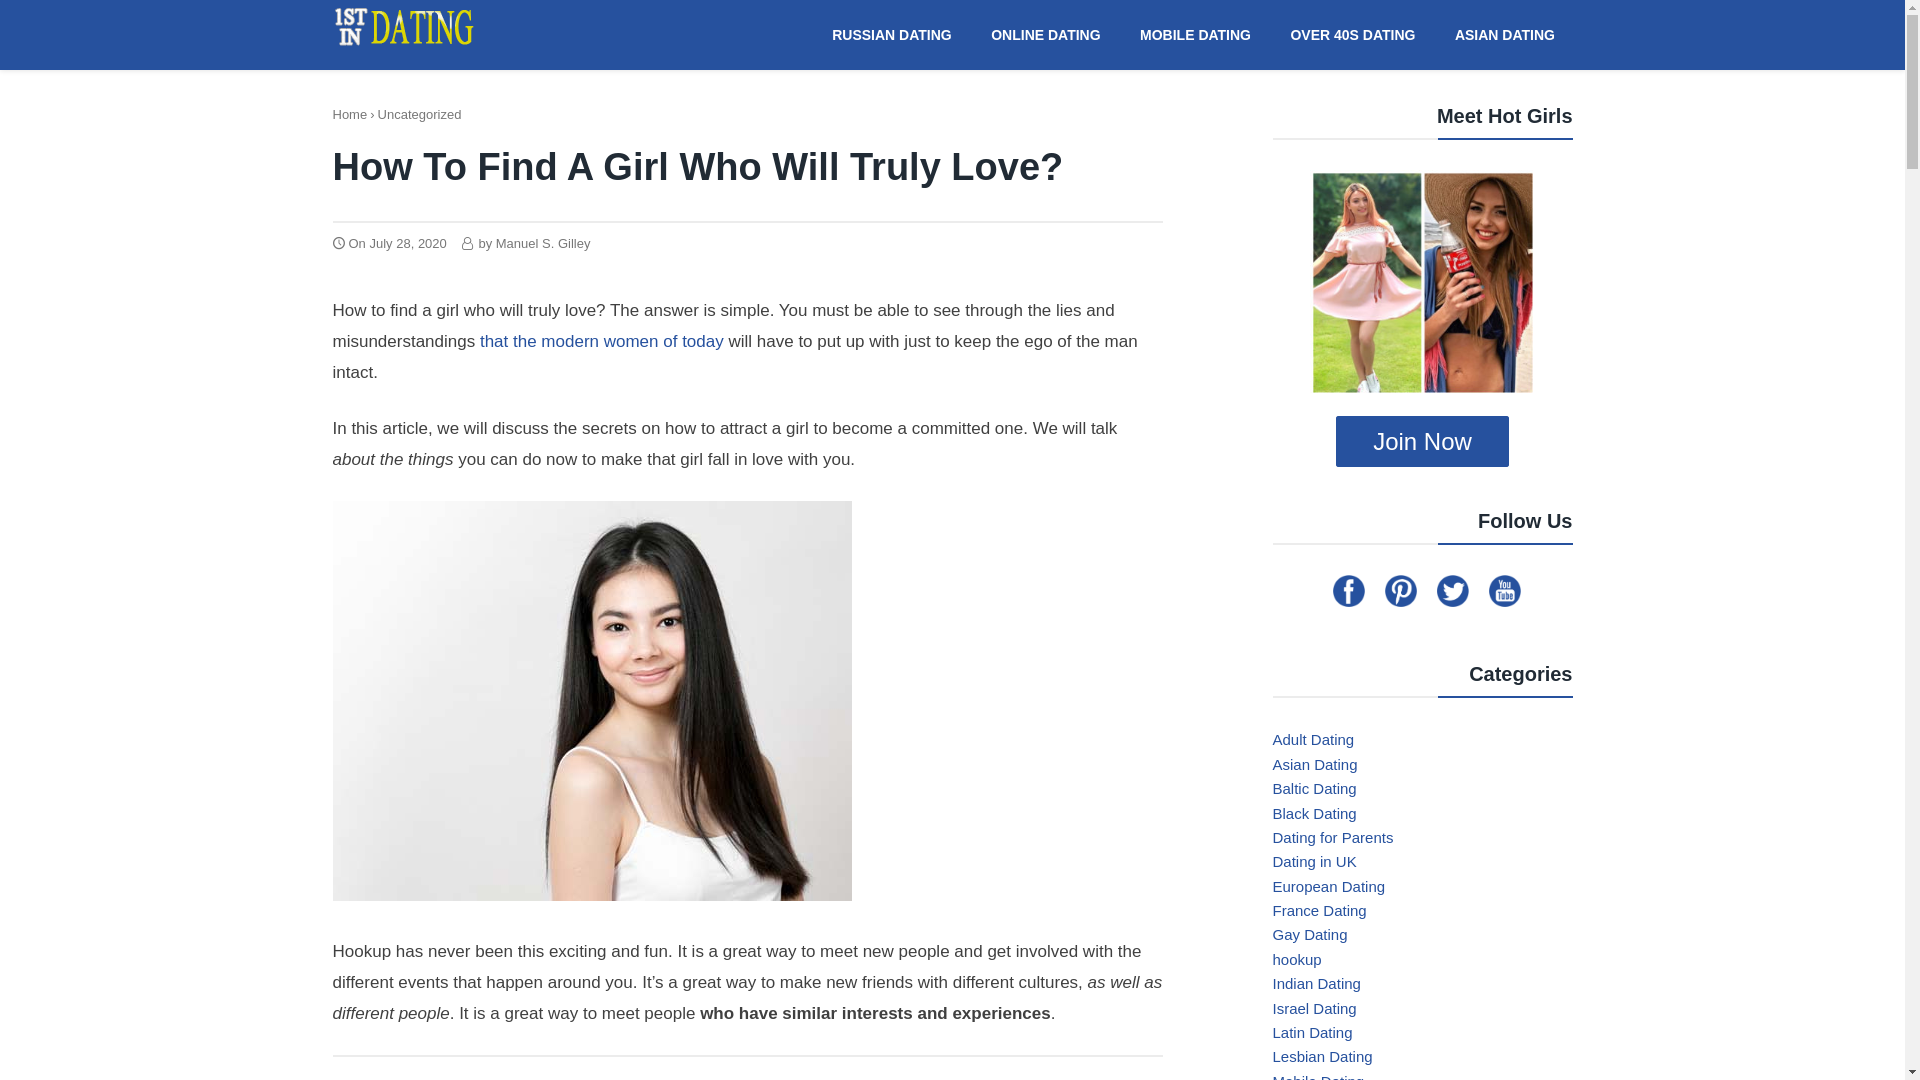 The width and height of the screenshot is (1920, 1080). Describe the element at coordinates (1195, 33) in the screenshot. I see `'MOBILE DATING'` at that location.